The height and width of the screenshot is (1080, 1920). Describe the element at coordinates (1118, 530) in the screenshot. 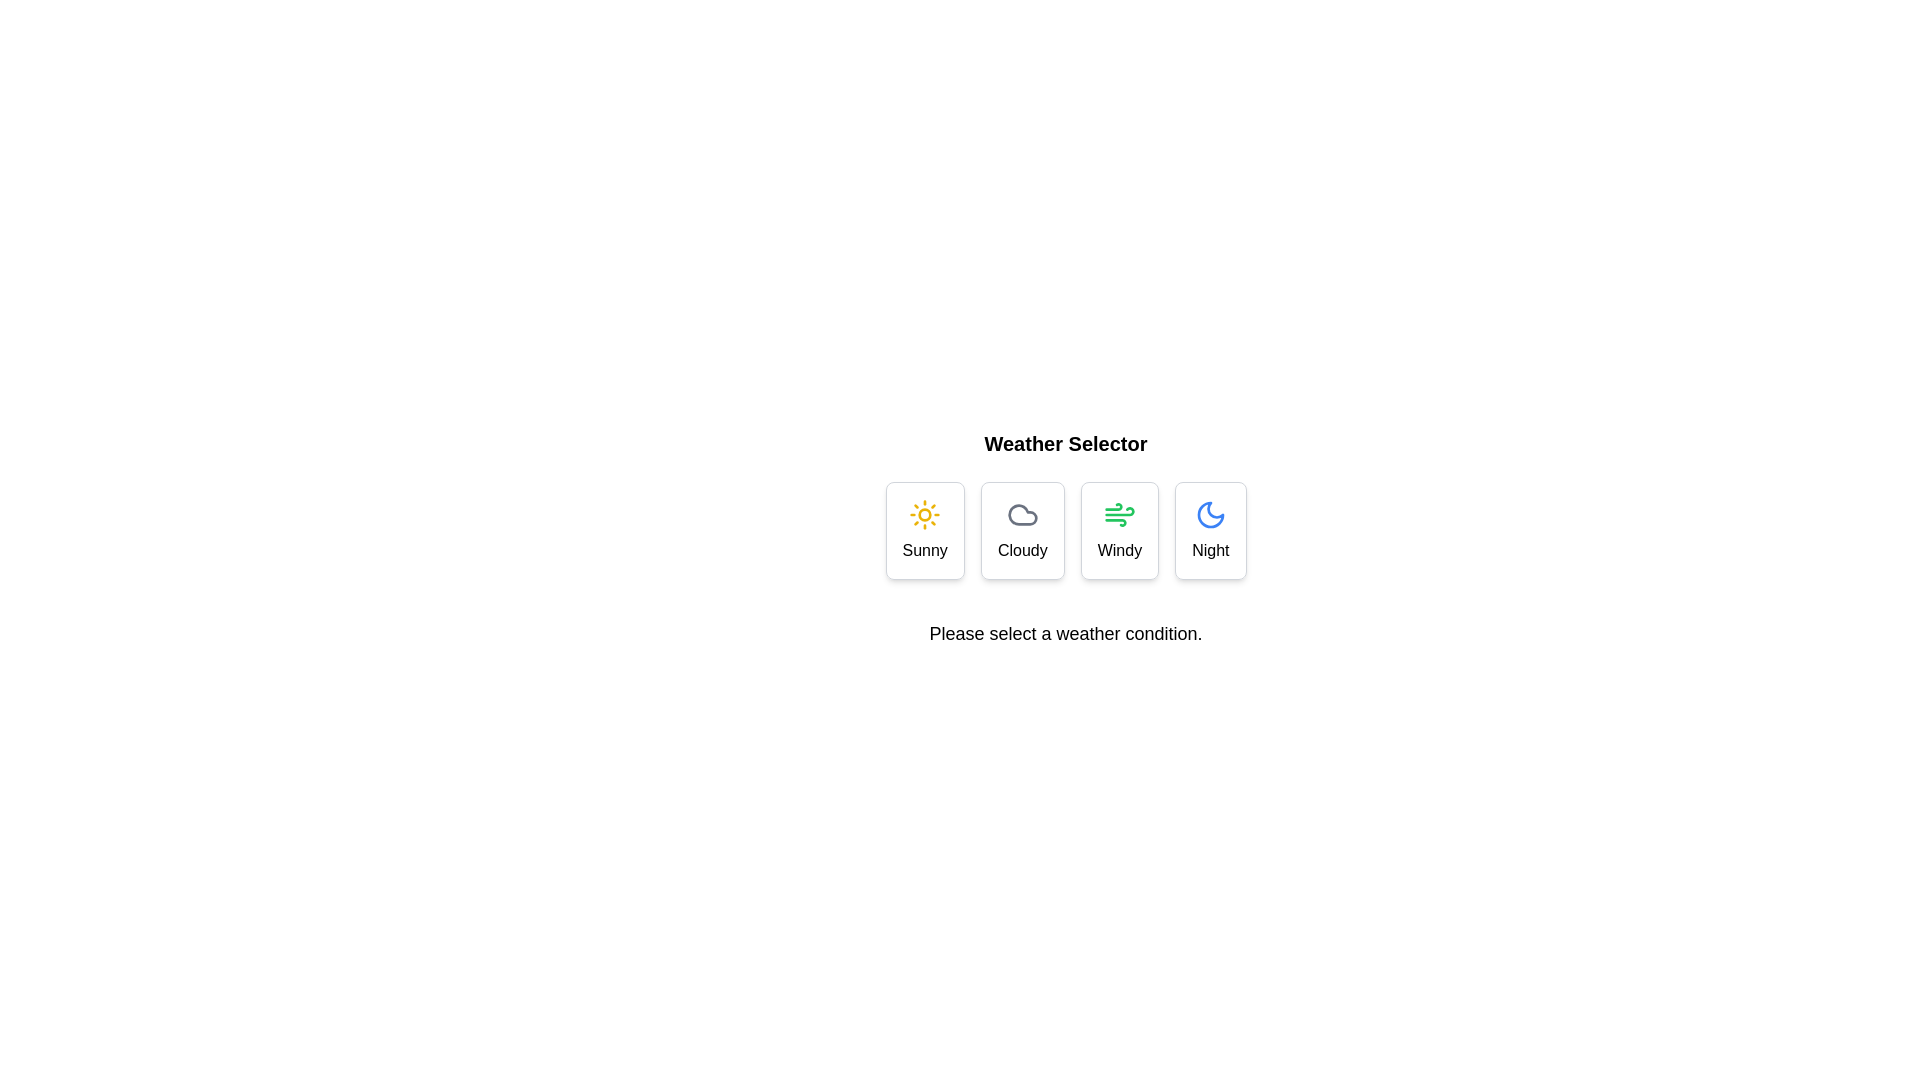

I see `the 'Windy' weather condition button, which is the third card in a horizontal arrangement of four cards in the weather selection interface` at that location.